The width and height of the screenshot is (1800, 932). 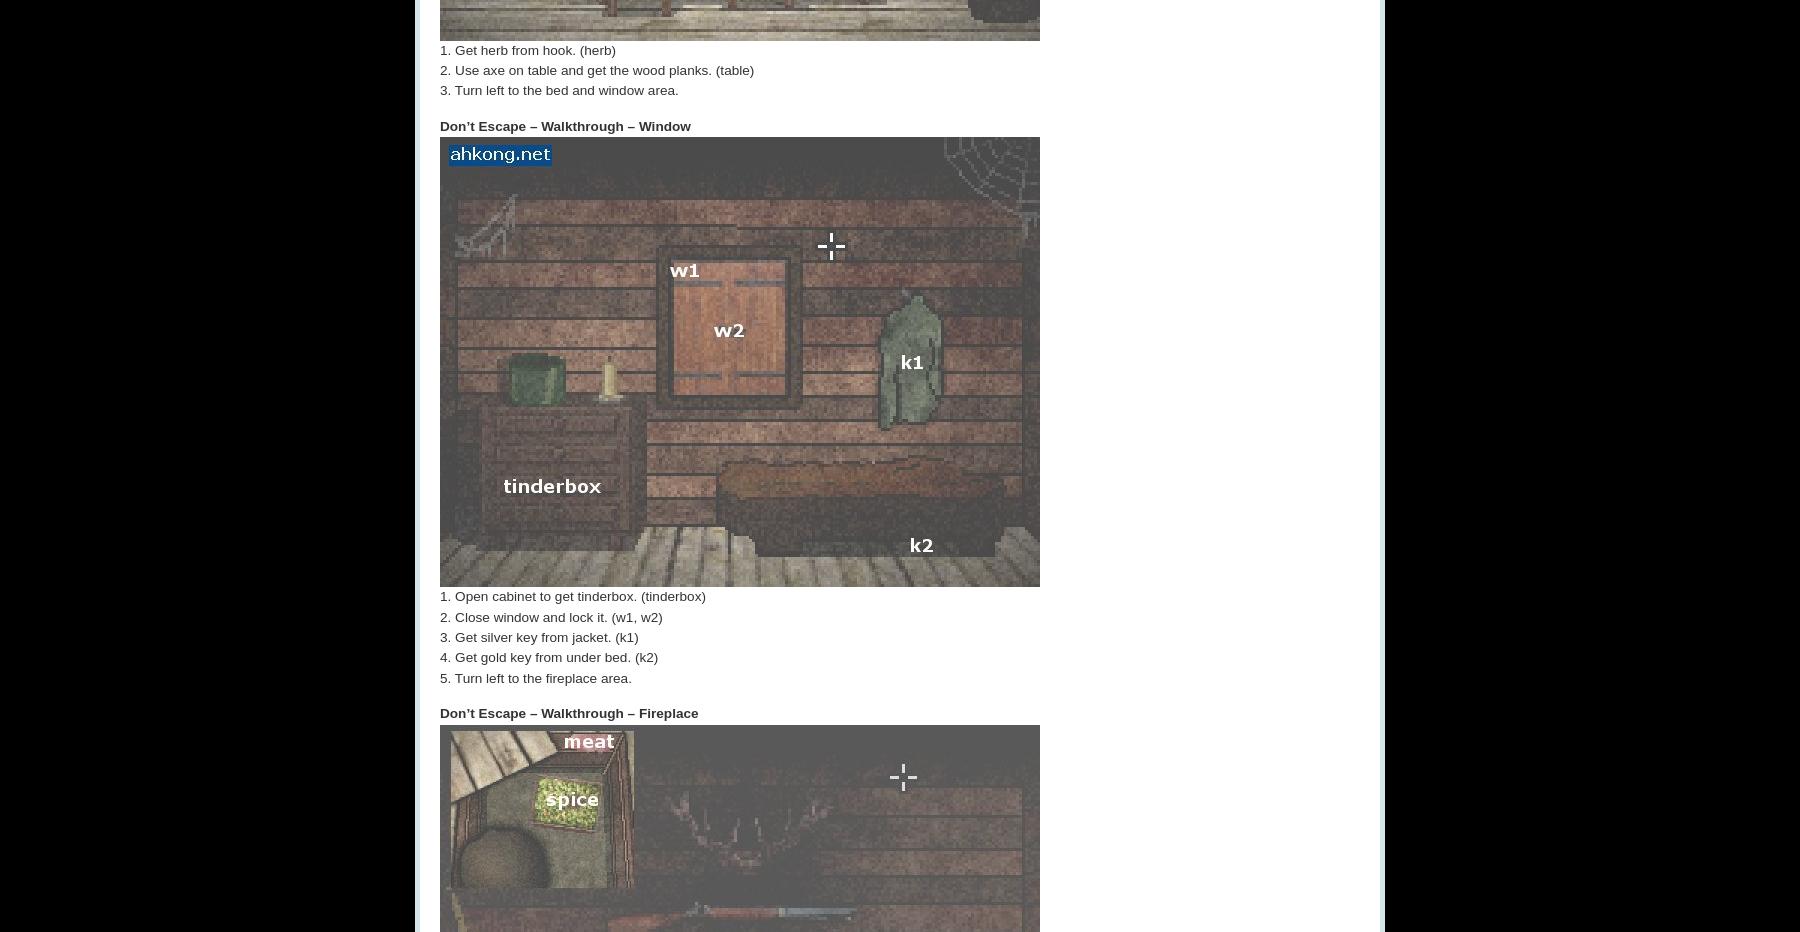 What do you see at coordinates (565, 124) in the screenshot?
I see `'Don’t Escape – Walkthrough – Window'` at bounding box center [565, 124].